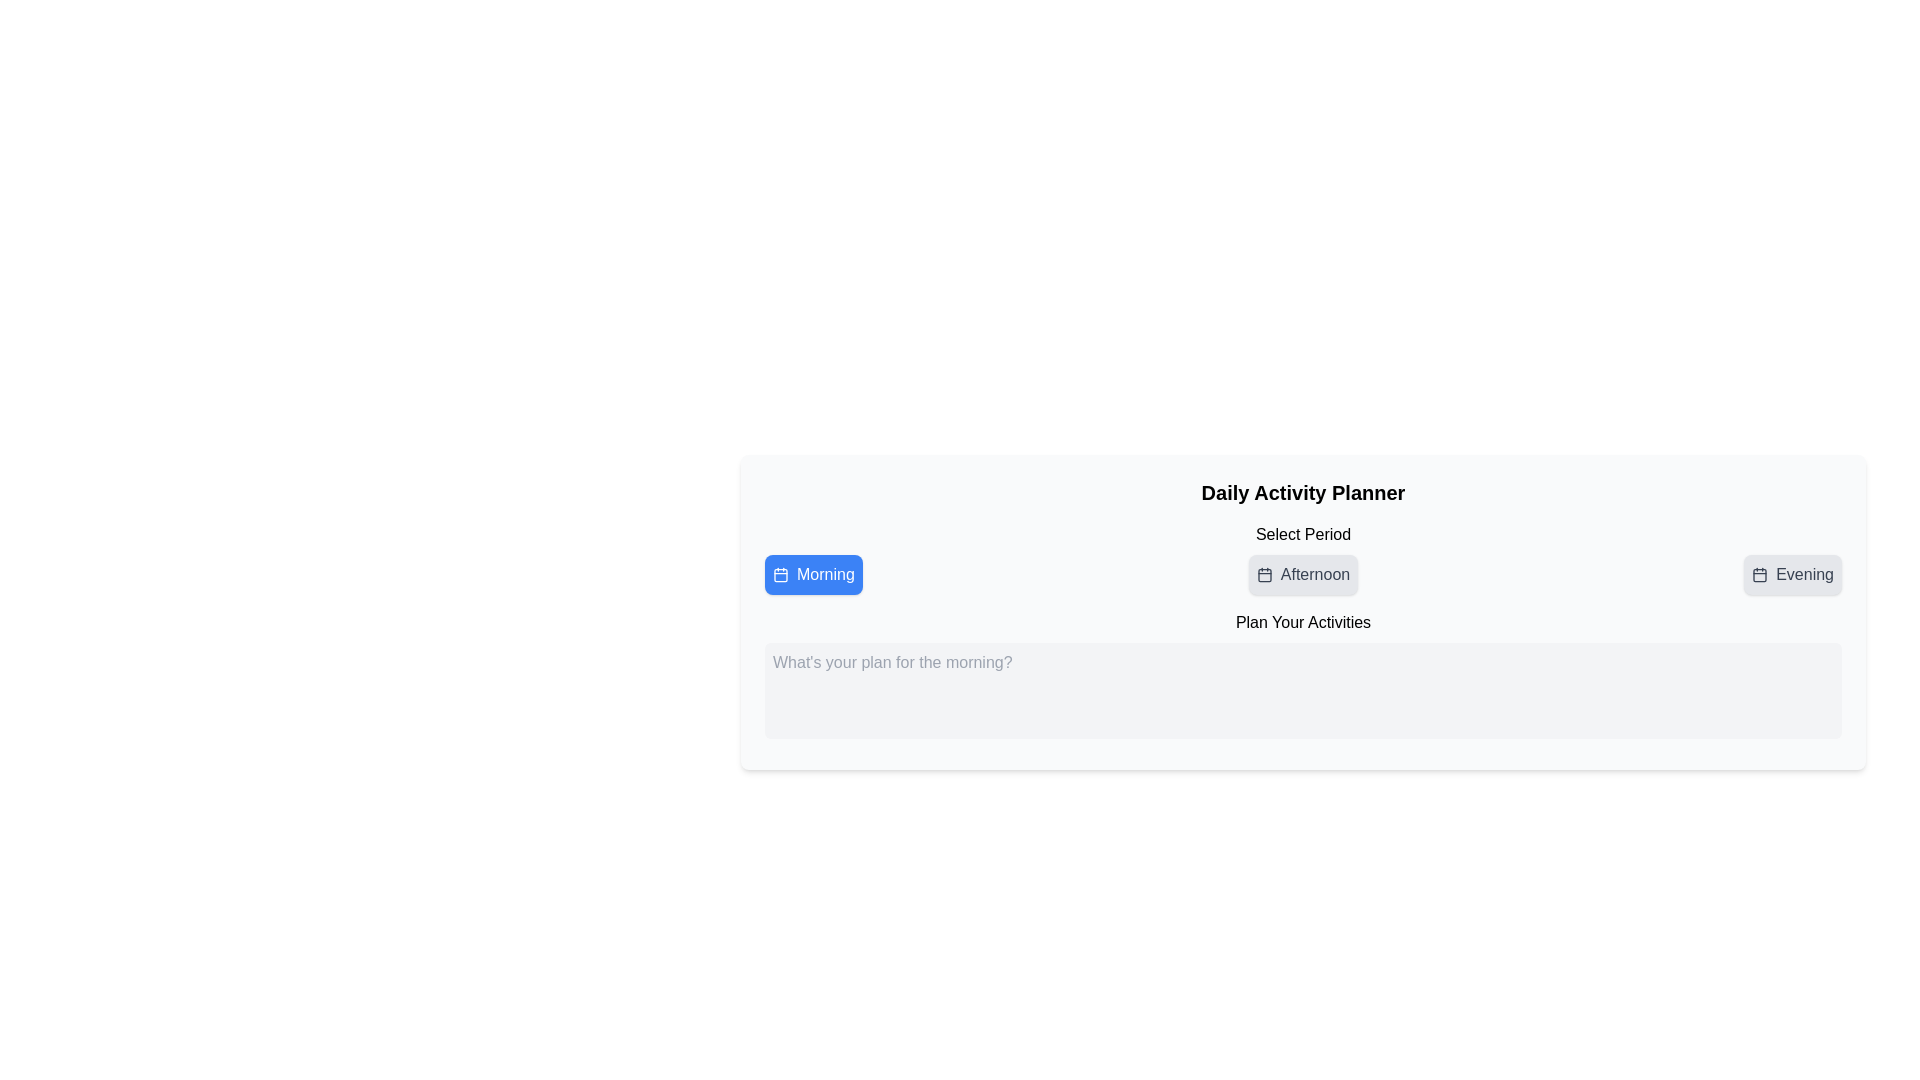 Image resolution: width=1920 pixels, height=1080 pixels. I want to click on the calendar icon embedded within the blue 'Morning' button, so click(780, 574).